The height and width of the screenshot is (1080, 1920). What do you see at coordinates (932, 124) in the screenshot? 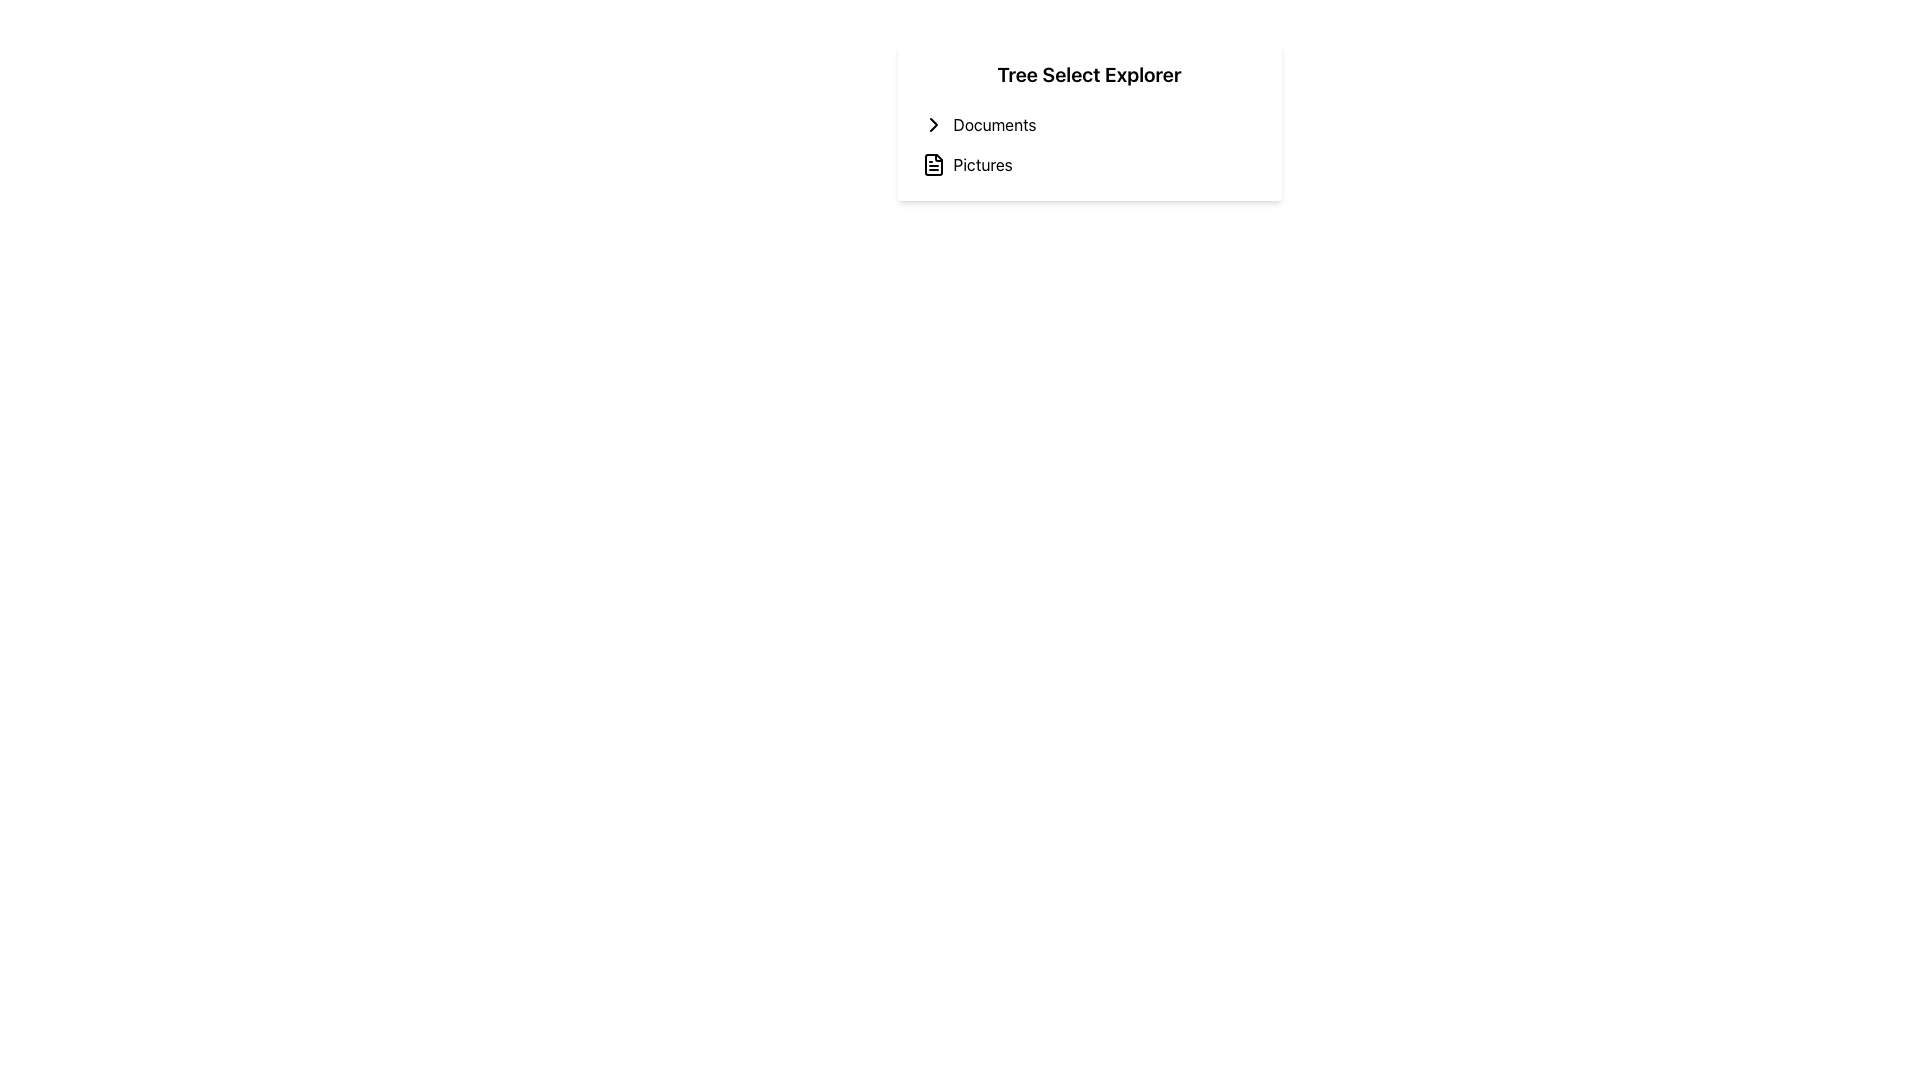
I see `the right-pointing chevron-style arrow icon` at bounding box center [932, 124].